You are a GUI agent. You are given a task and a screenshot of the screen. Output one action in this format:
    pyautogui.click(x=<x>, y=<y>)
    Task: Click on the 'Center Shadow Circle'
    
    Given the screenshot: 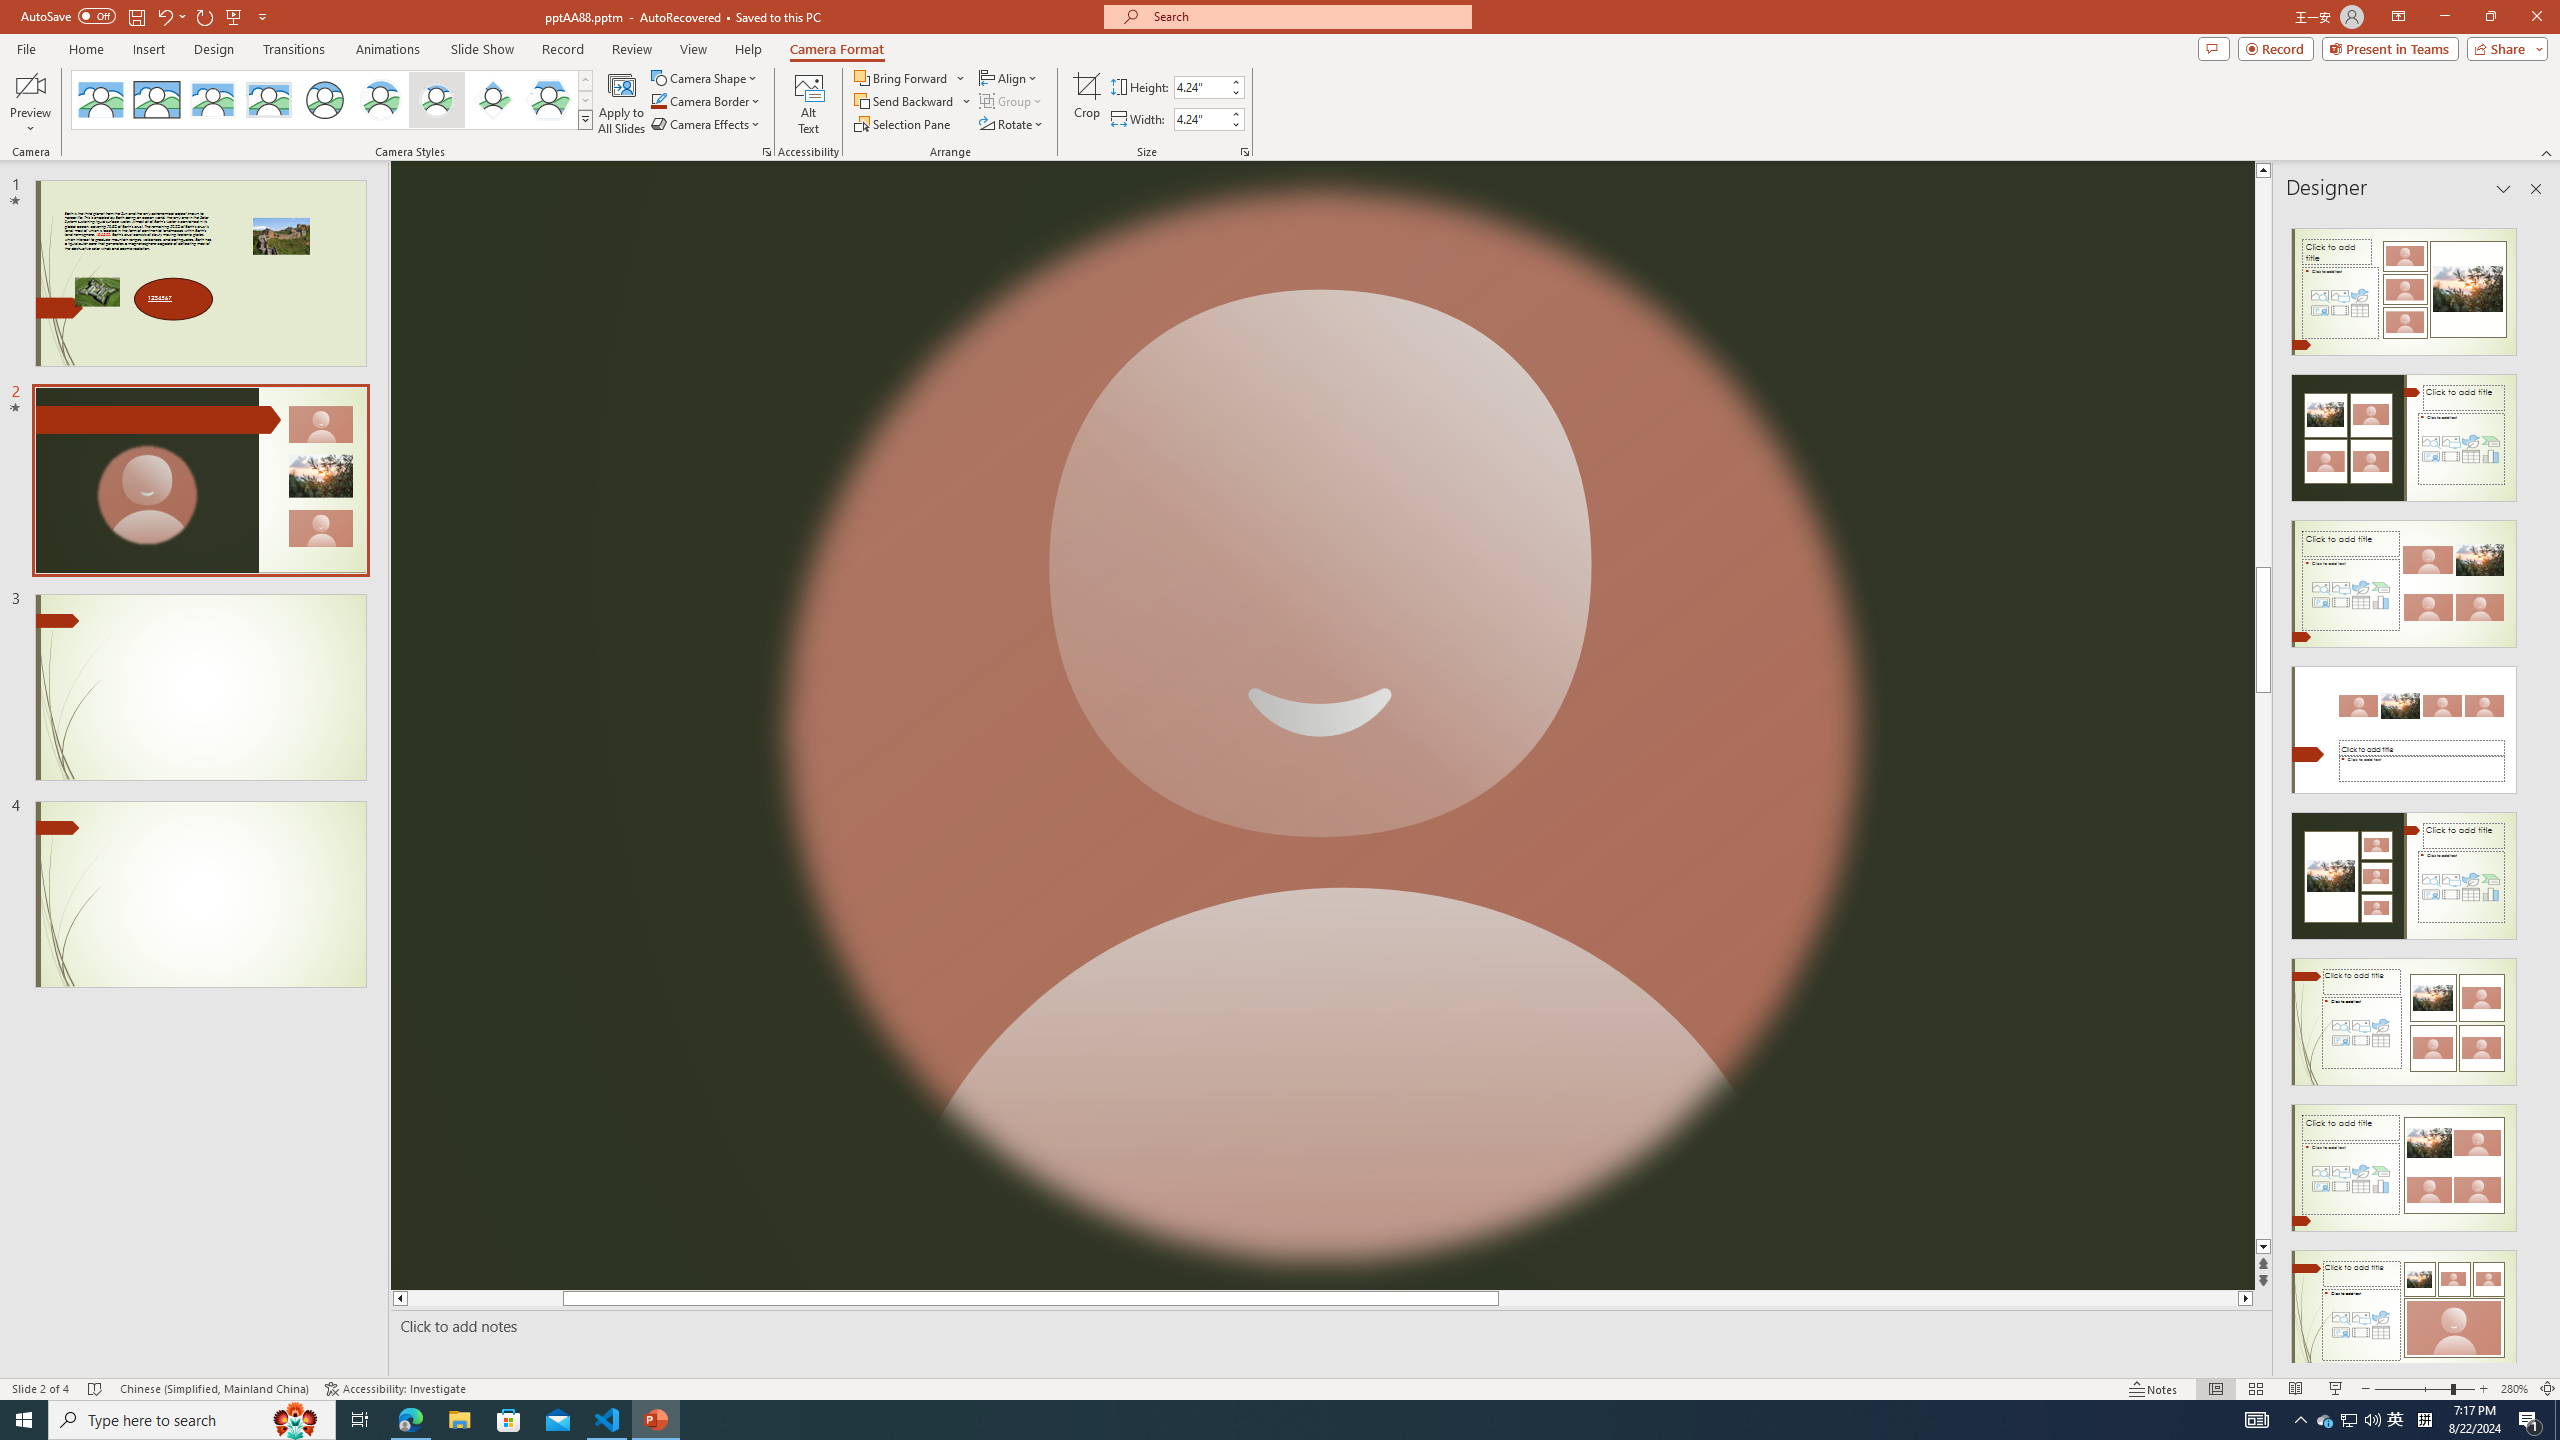 What is the action you would take?
    pyautogui.click(x=380, y=99)
    